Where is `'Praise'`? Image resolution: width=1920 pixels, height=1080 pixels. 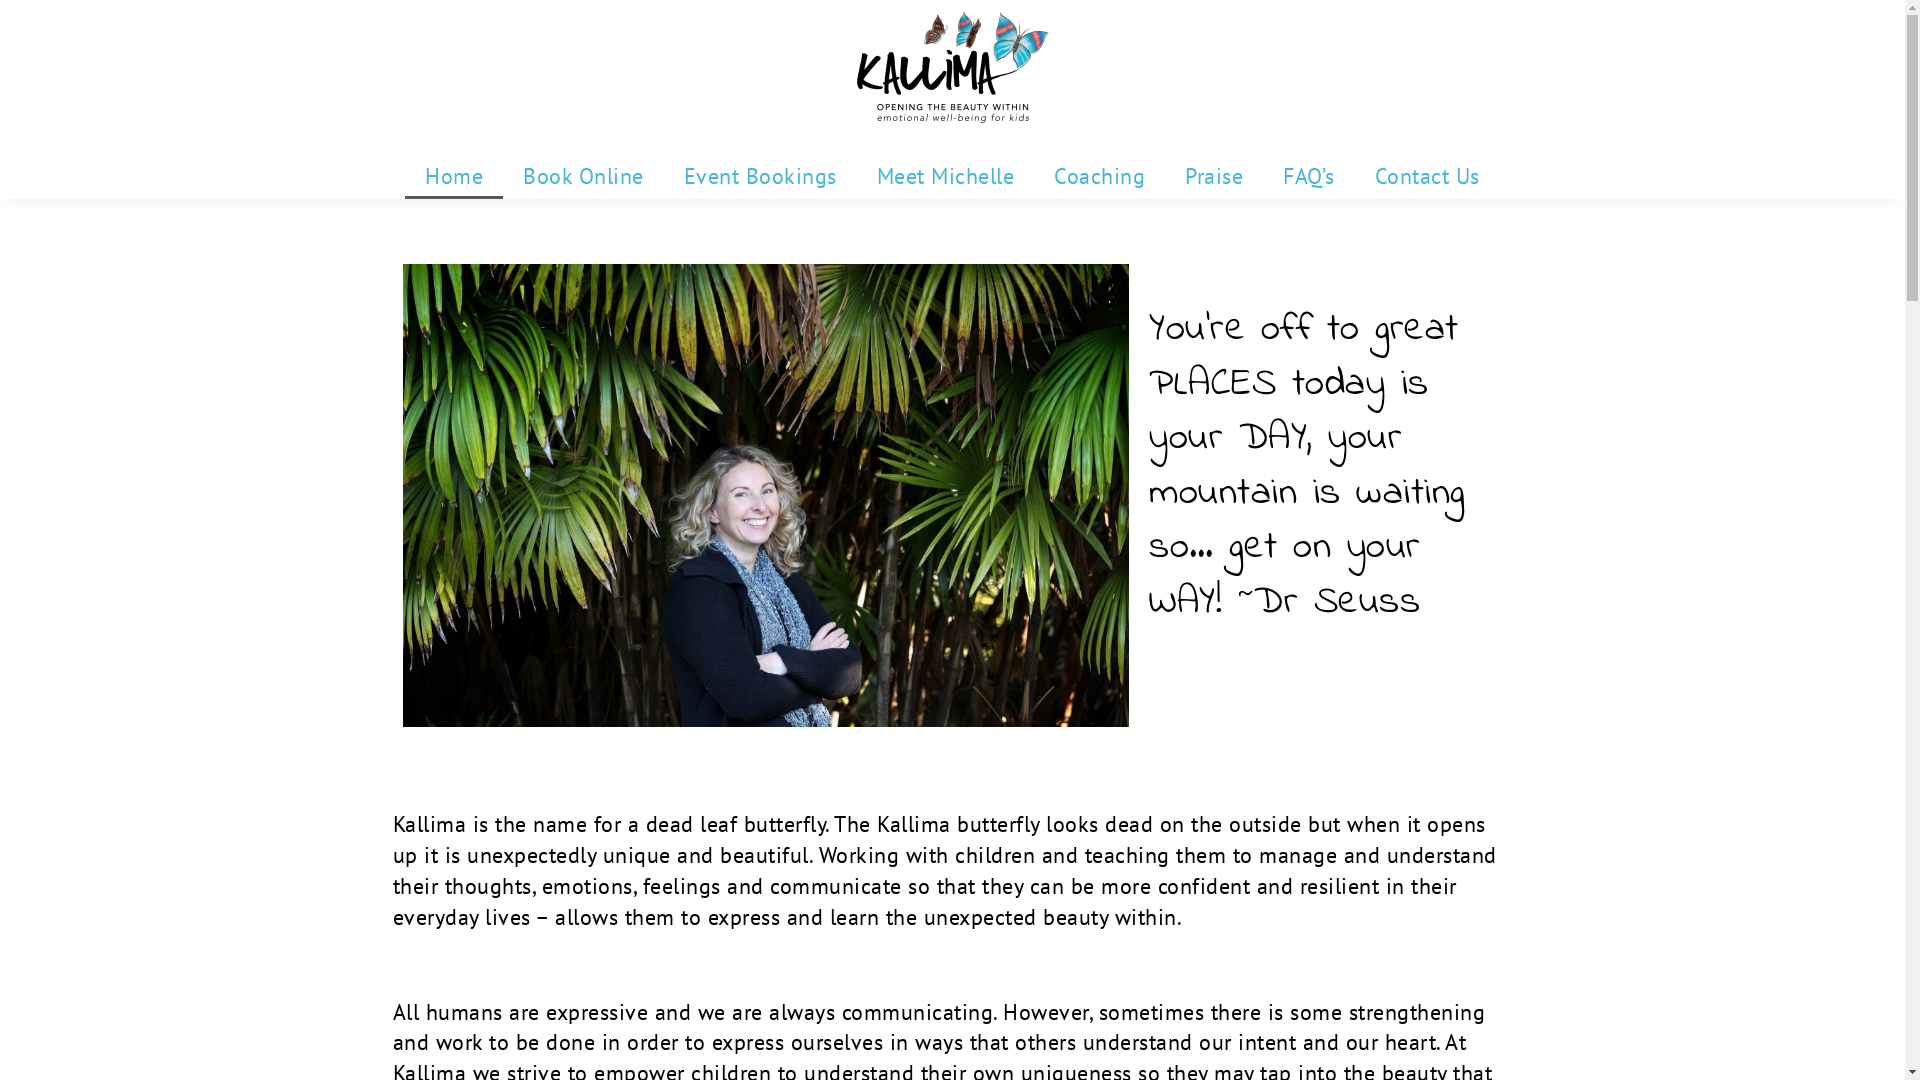
'Praise' is located at coordinates (1213, 175).